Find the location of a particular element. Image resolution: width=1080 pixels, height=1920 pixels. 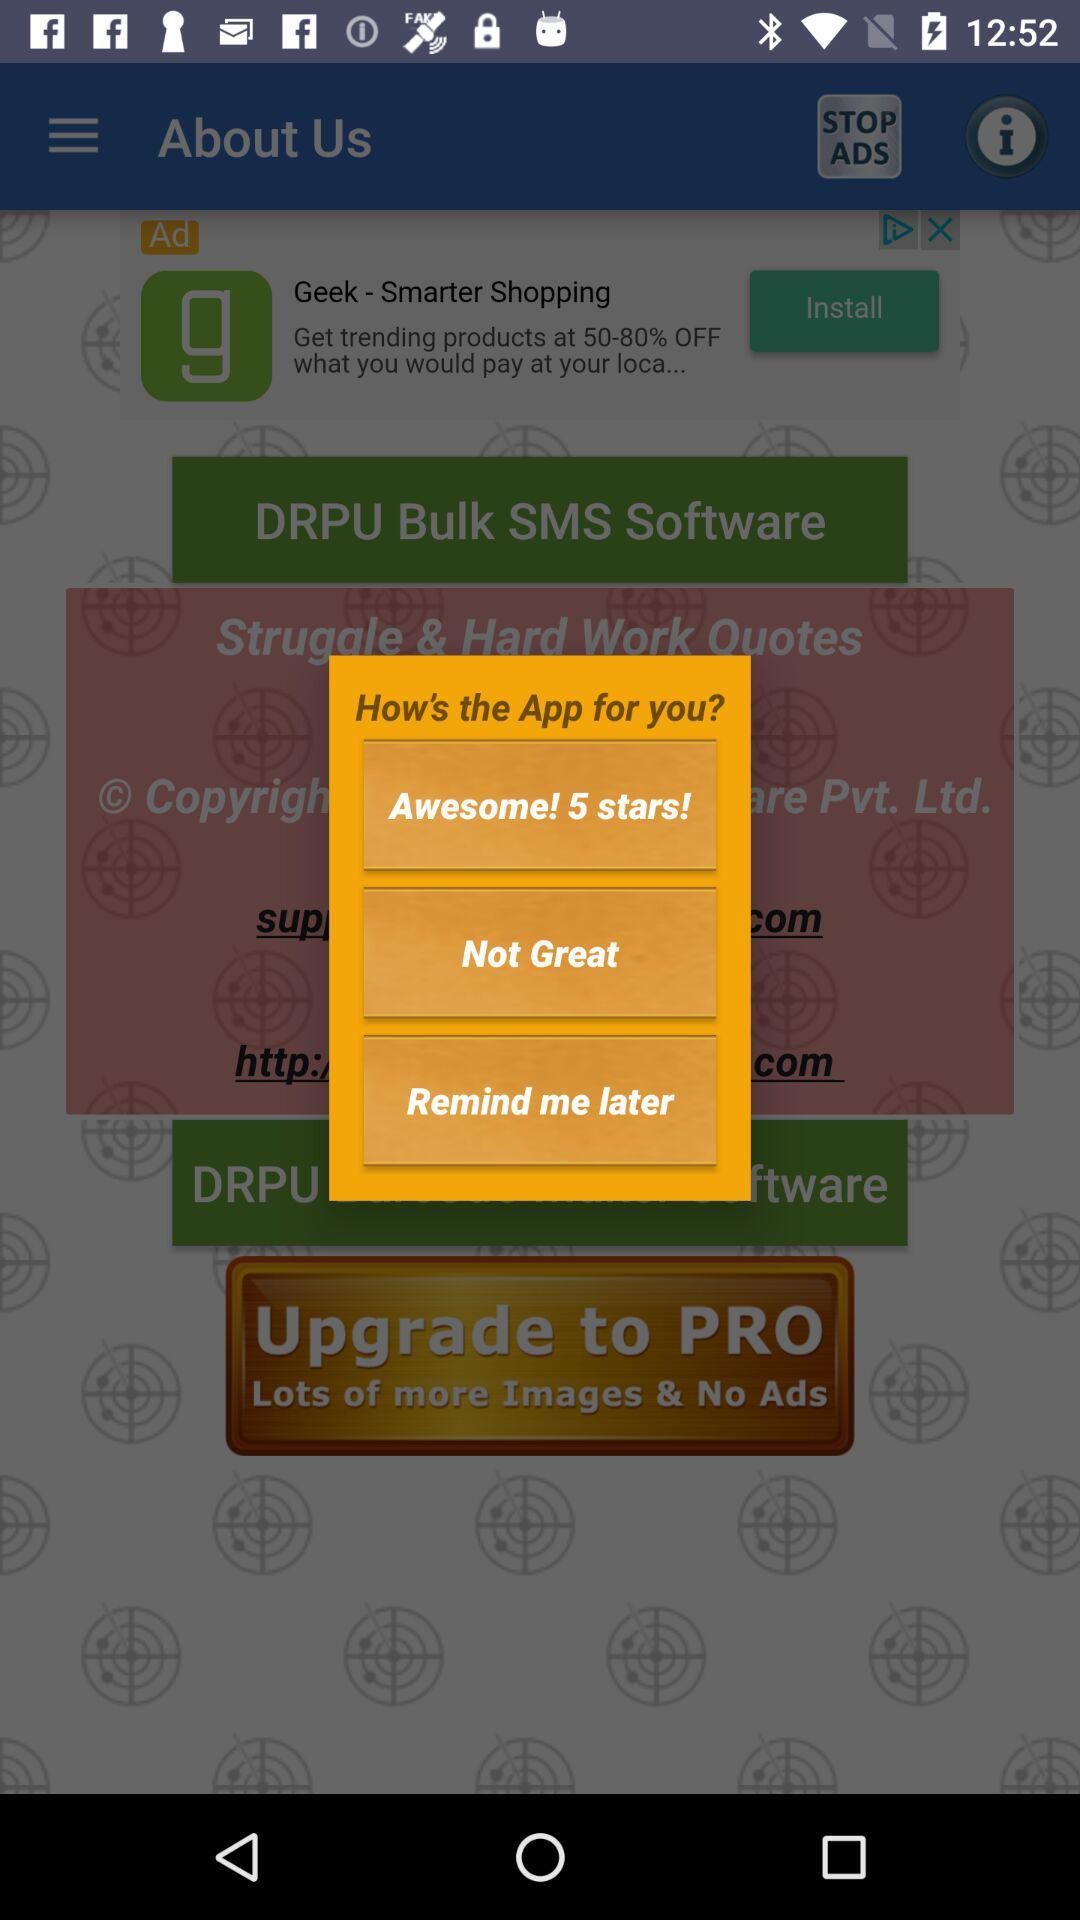

icon below the how s the icon is located at coordinates (540, 805).